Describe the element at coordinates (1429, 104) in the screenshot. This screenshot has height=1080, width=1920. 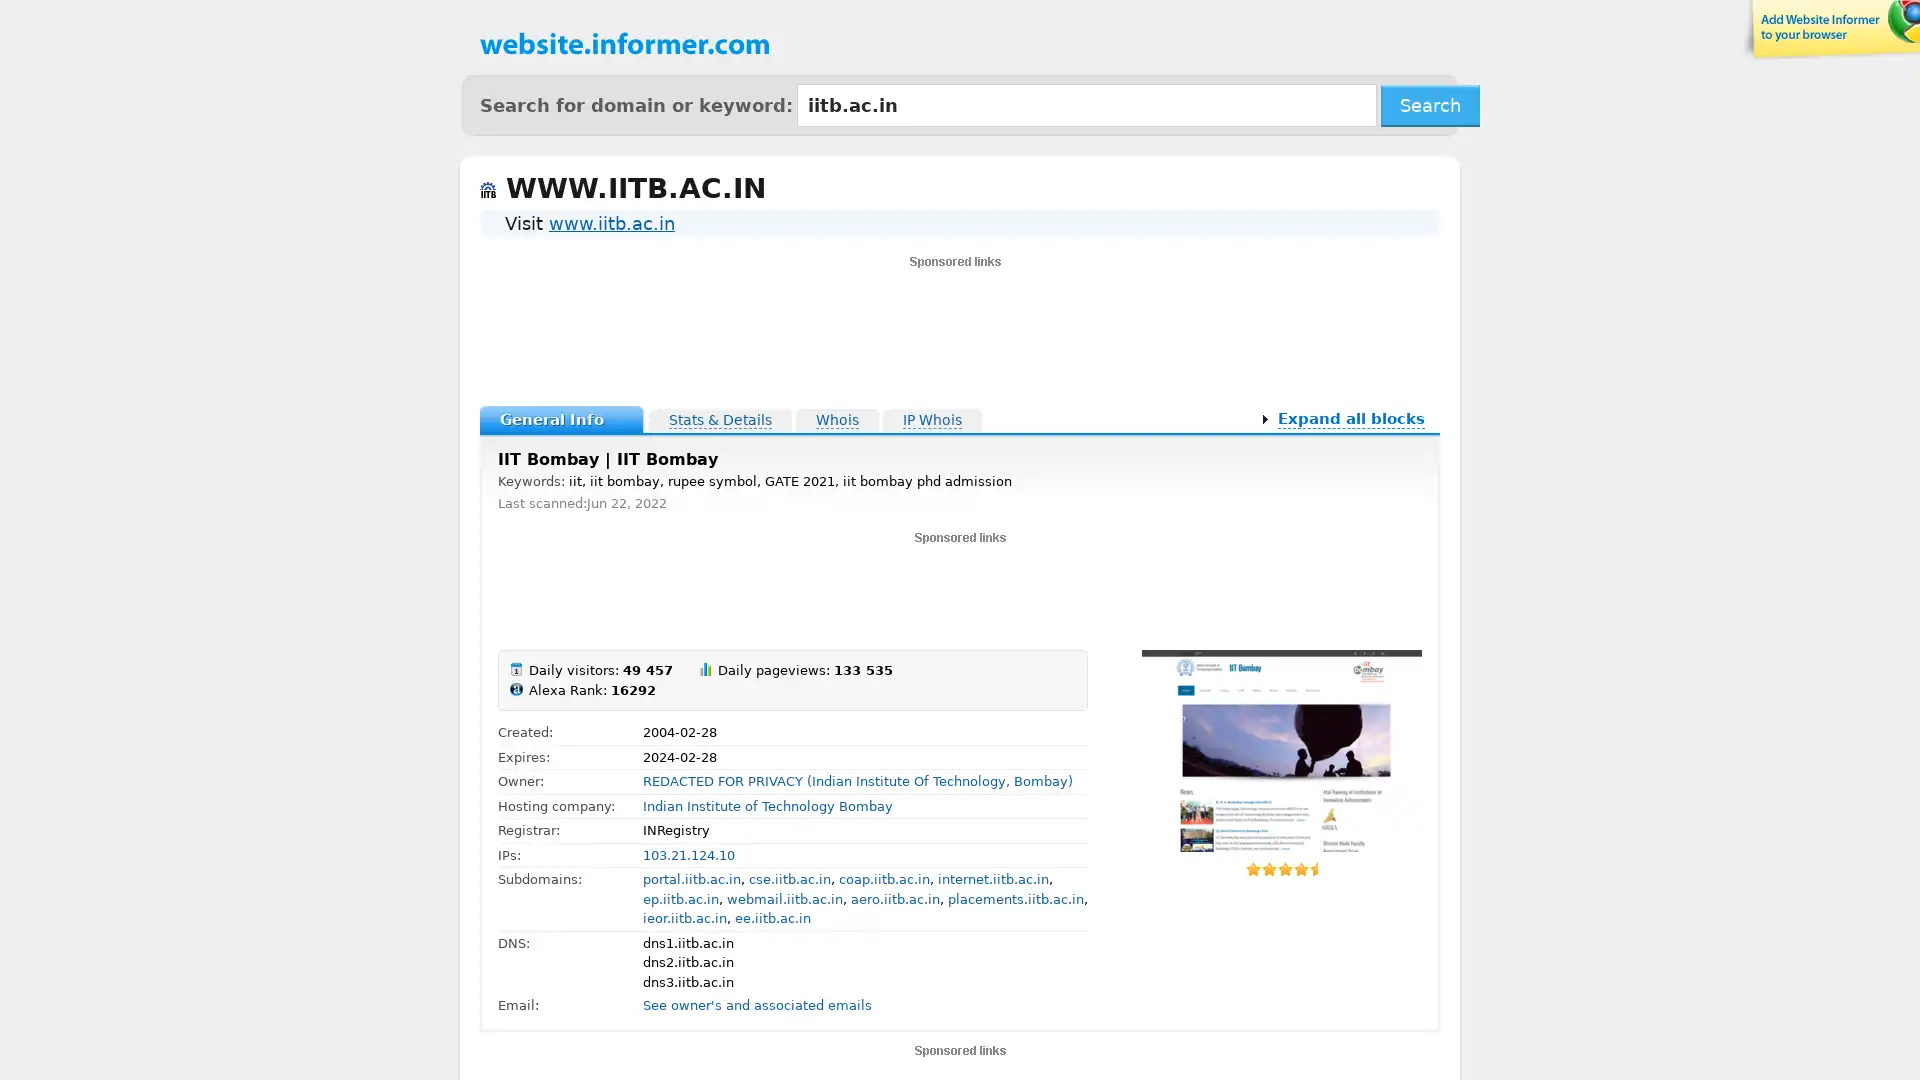
I see `Search` at that location.